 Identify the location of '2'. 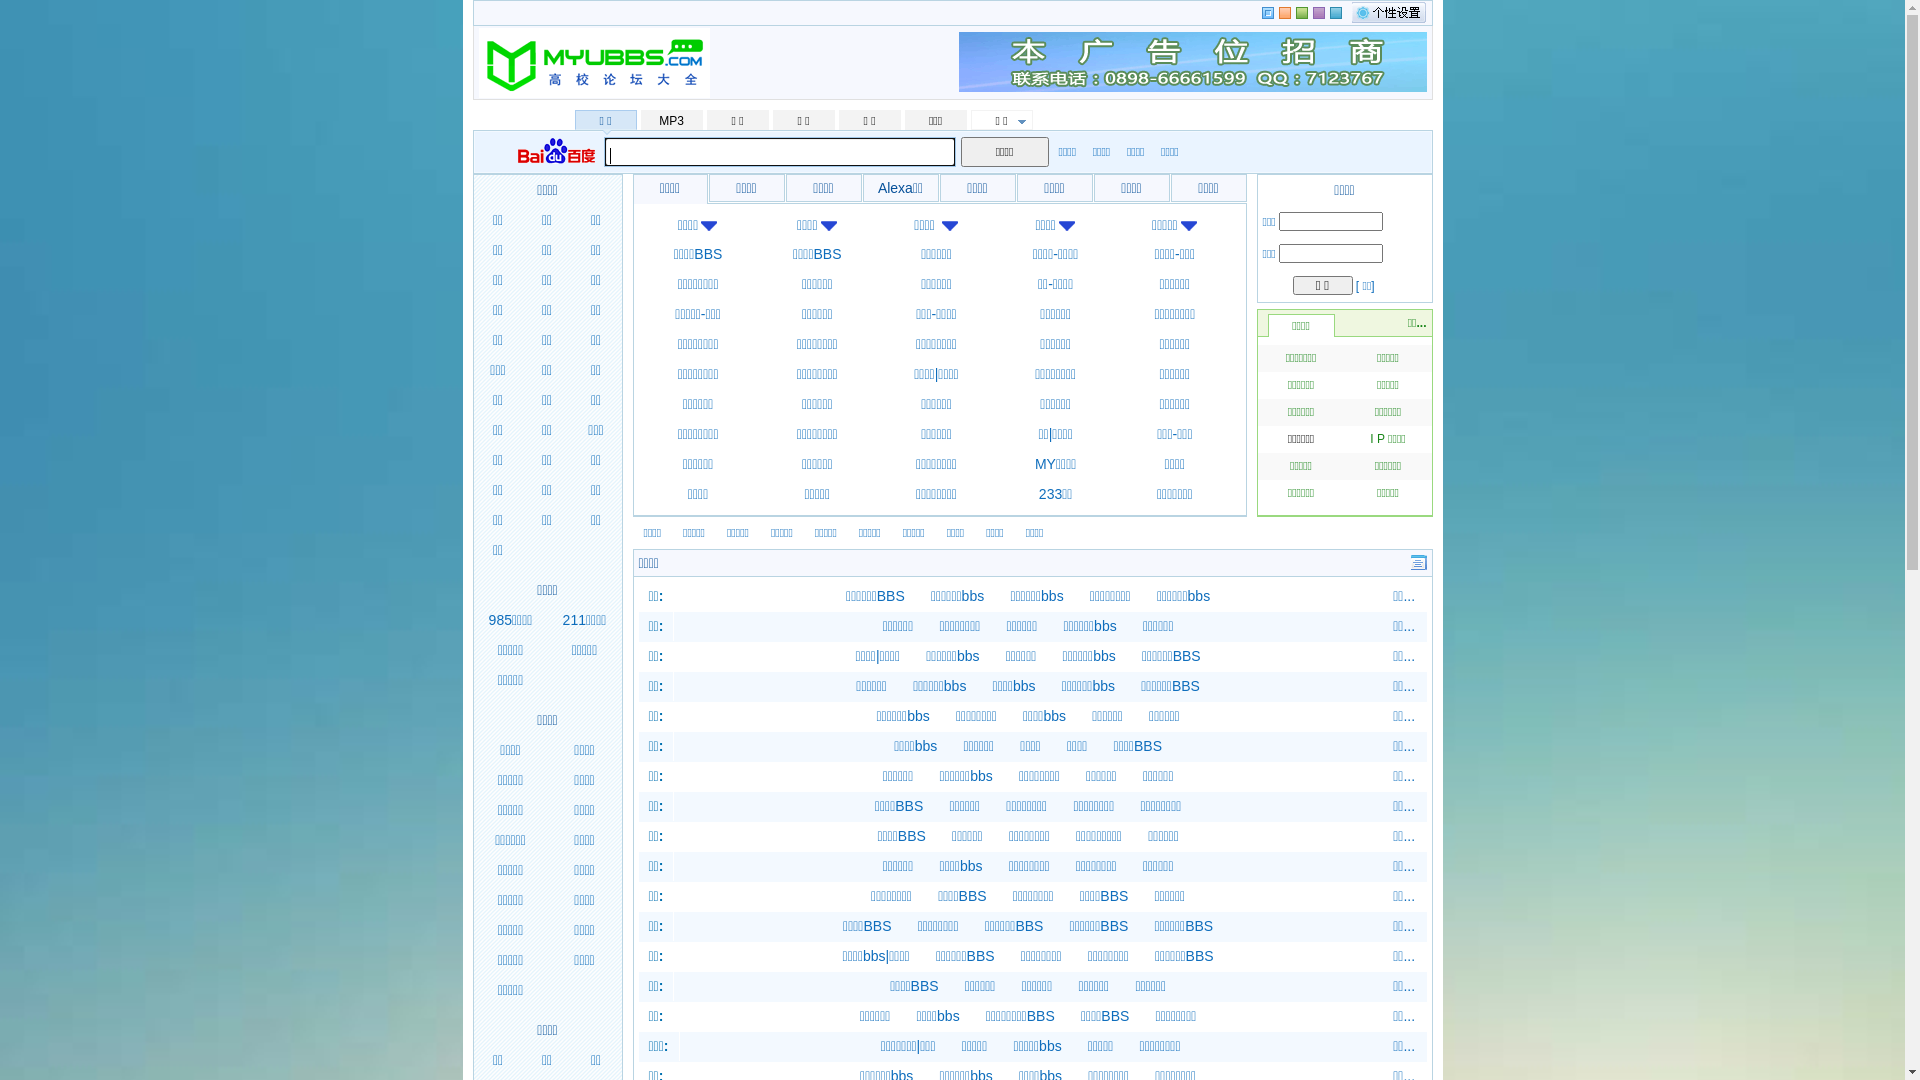
(1296, 12).